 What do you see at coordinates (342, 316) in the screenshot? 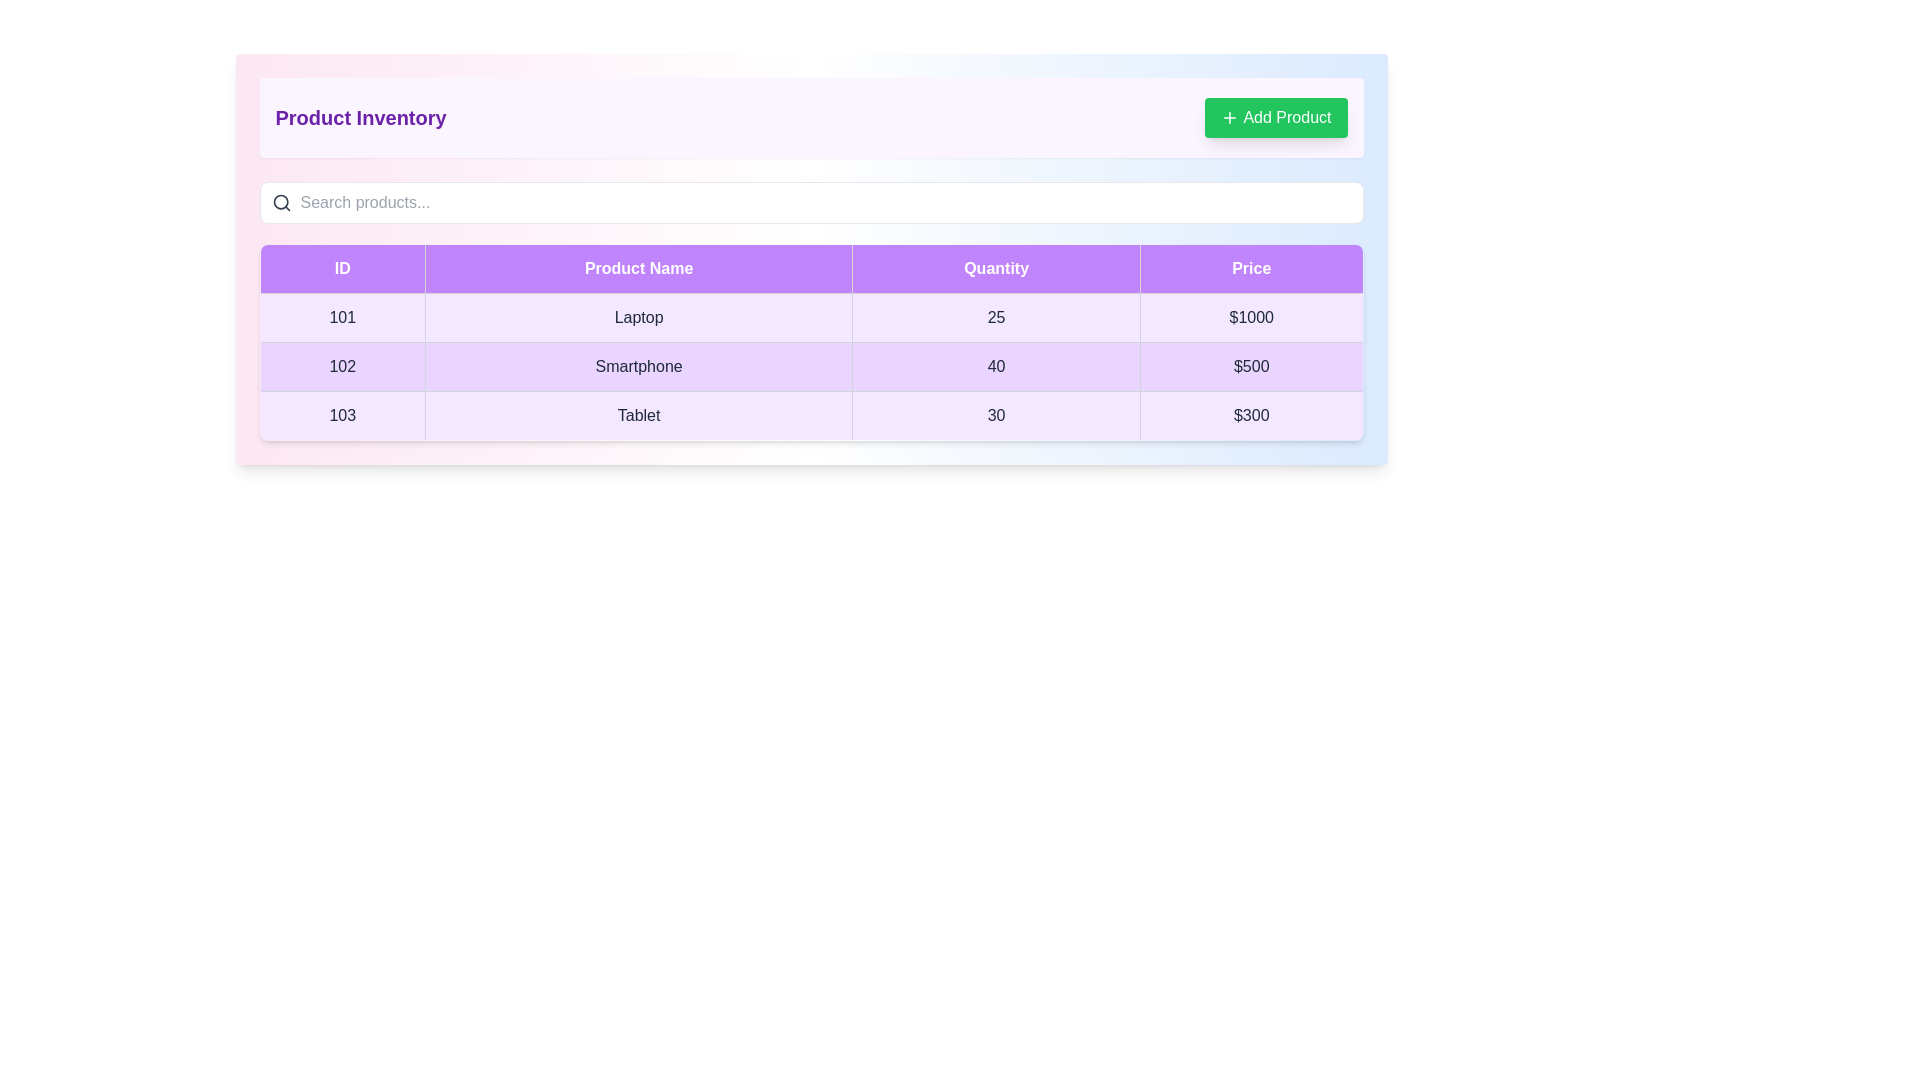
I see `text '101' from the table cell element with a purple background and gray border, located in the first column under the 'ID' header` at bounding box center [342, 316].